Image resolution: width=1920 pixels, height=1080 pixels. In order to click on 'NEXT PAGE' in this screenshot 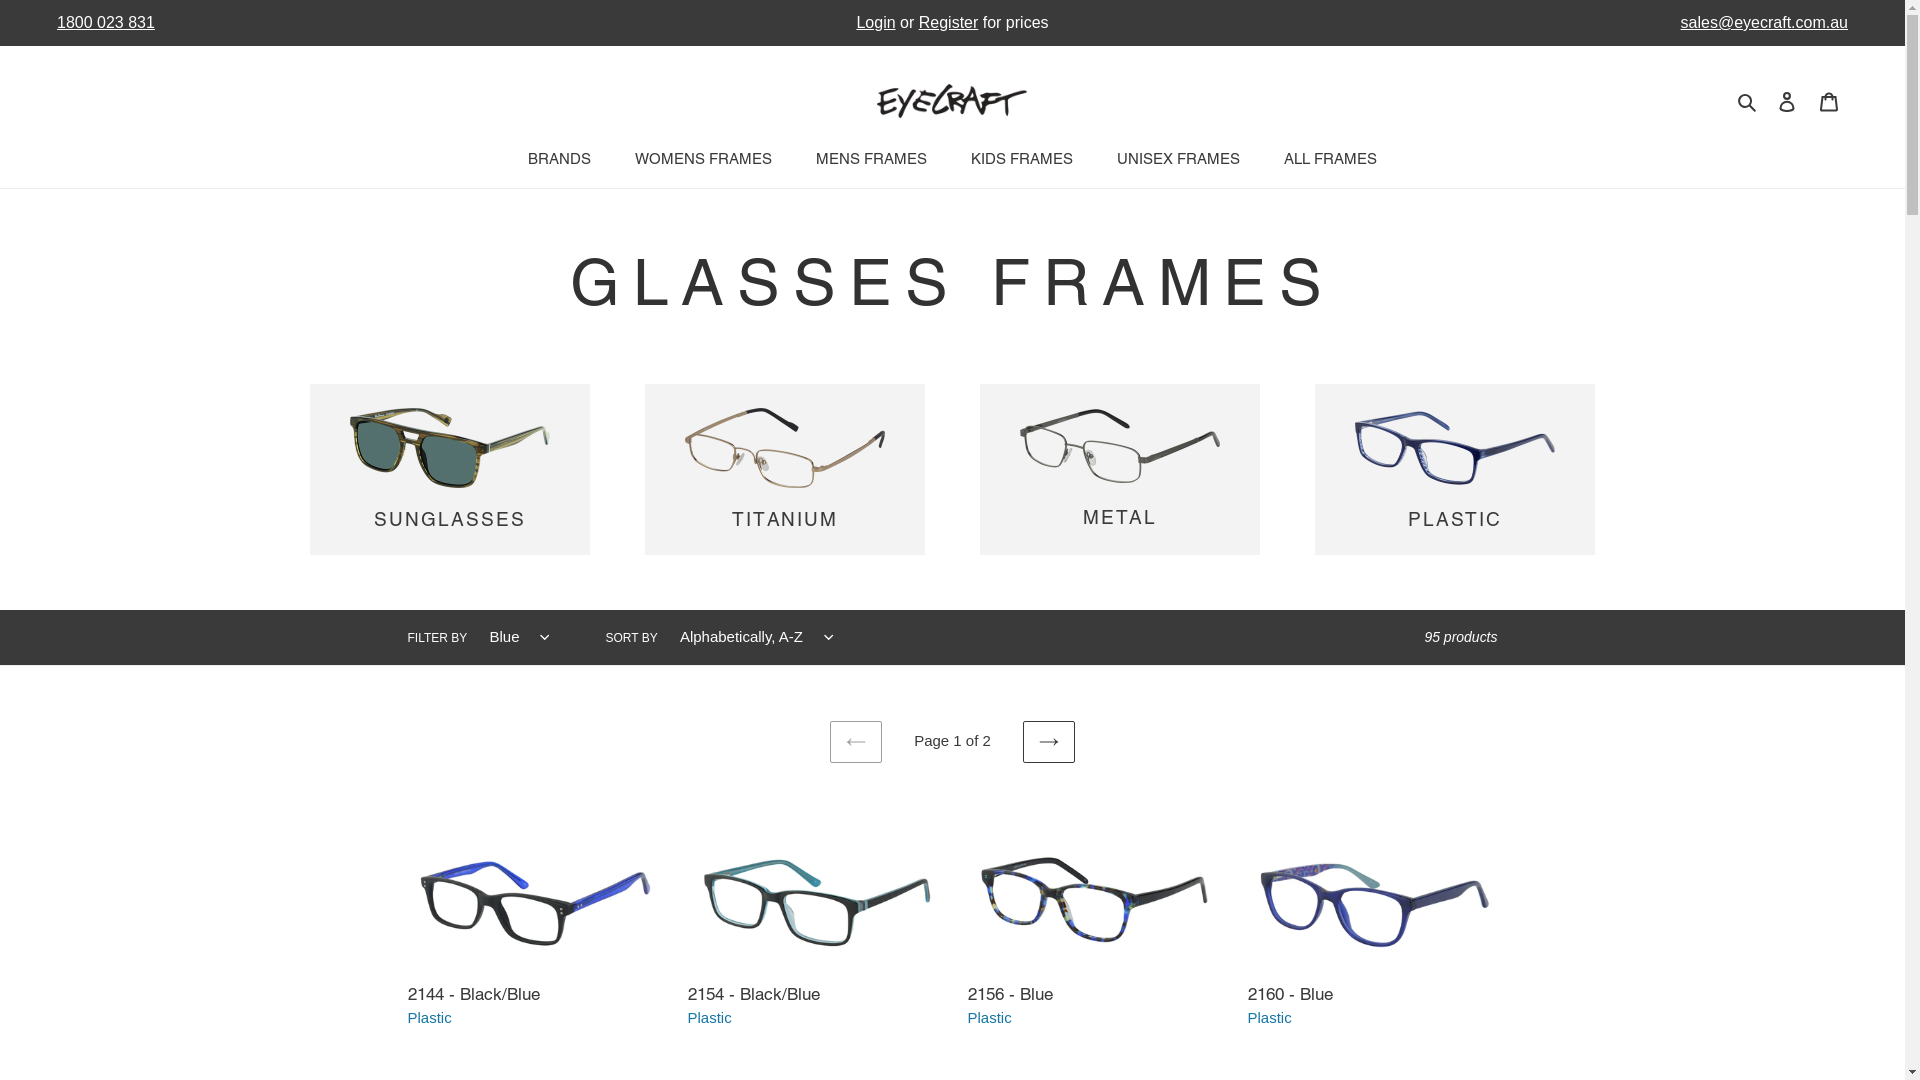, I will do `click(1048, 741)`.